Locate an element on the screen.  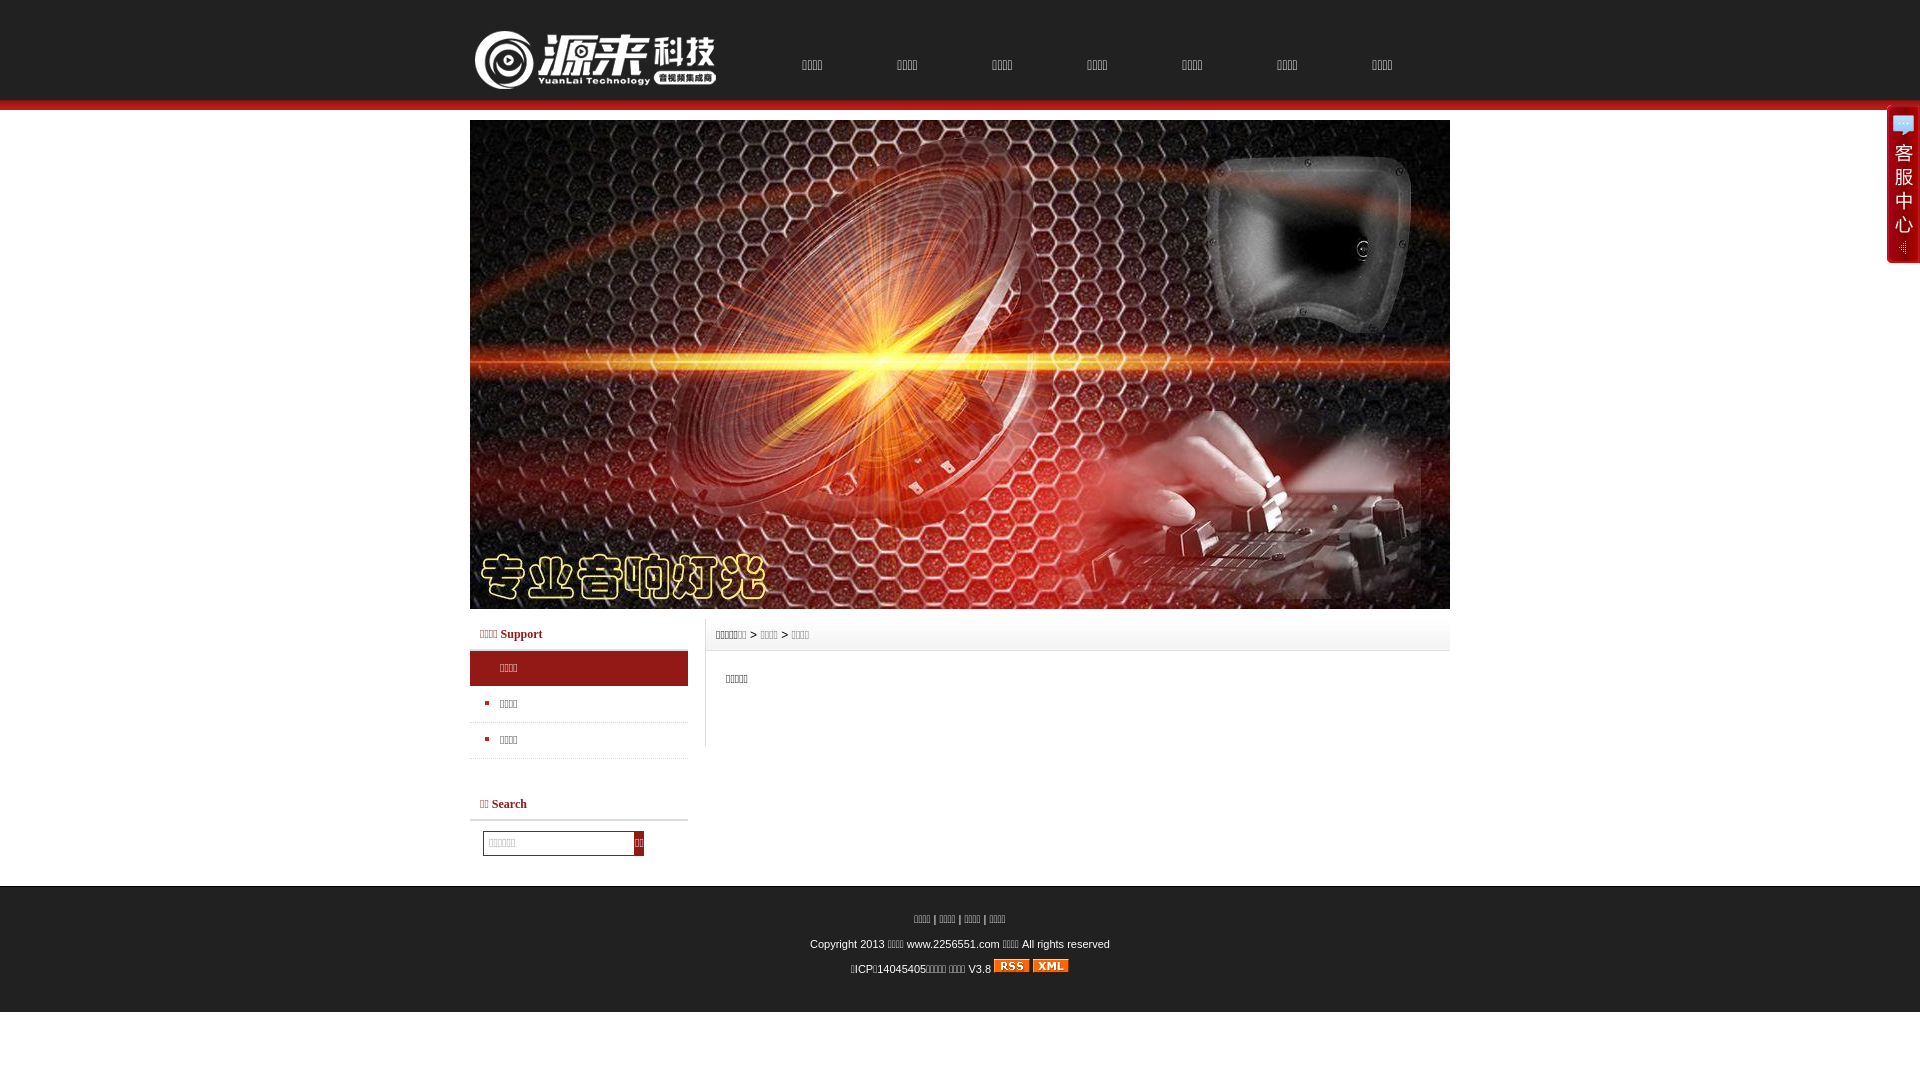
'V3.8' is located at coordinates (979, 967).